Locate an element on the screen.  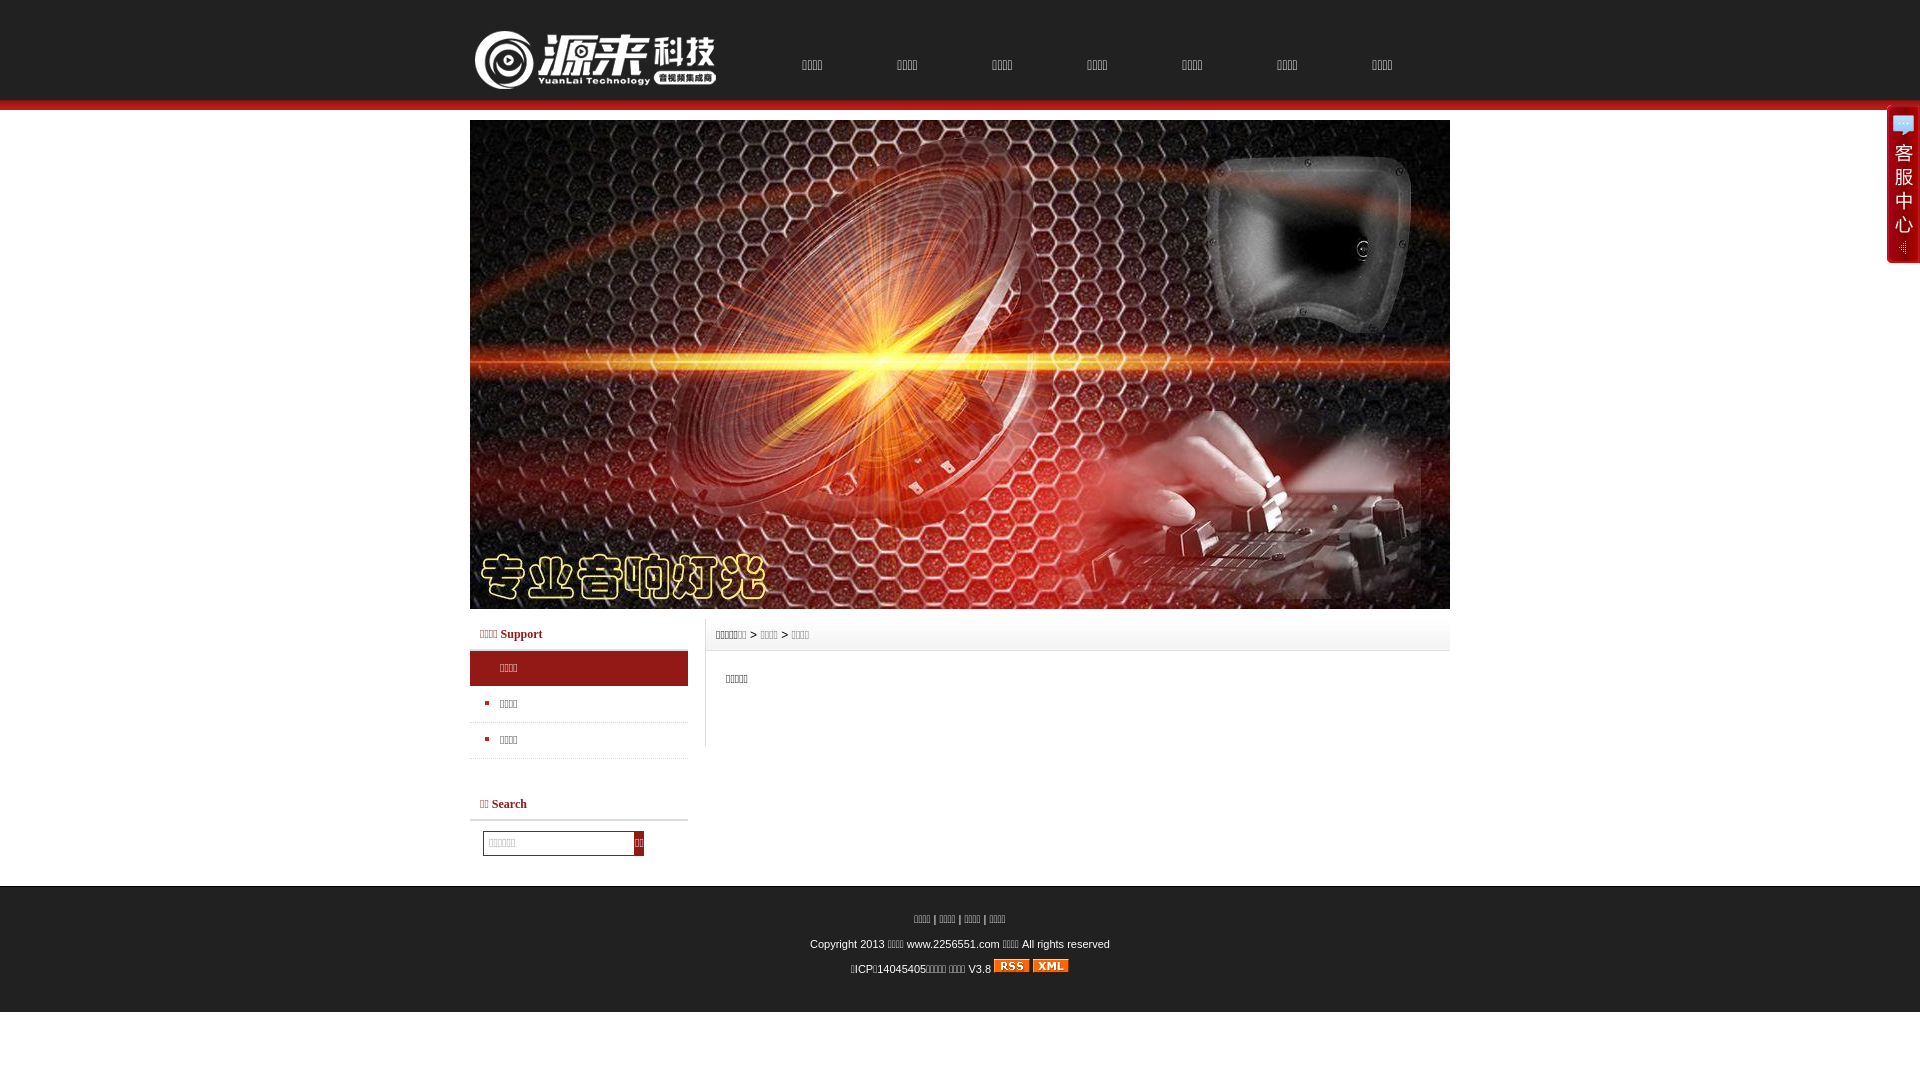
'V3.8' is located at coordinates (979, 967).